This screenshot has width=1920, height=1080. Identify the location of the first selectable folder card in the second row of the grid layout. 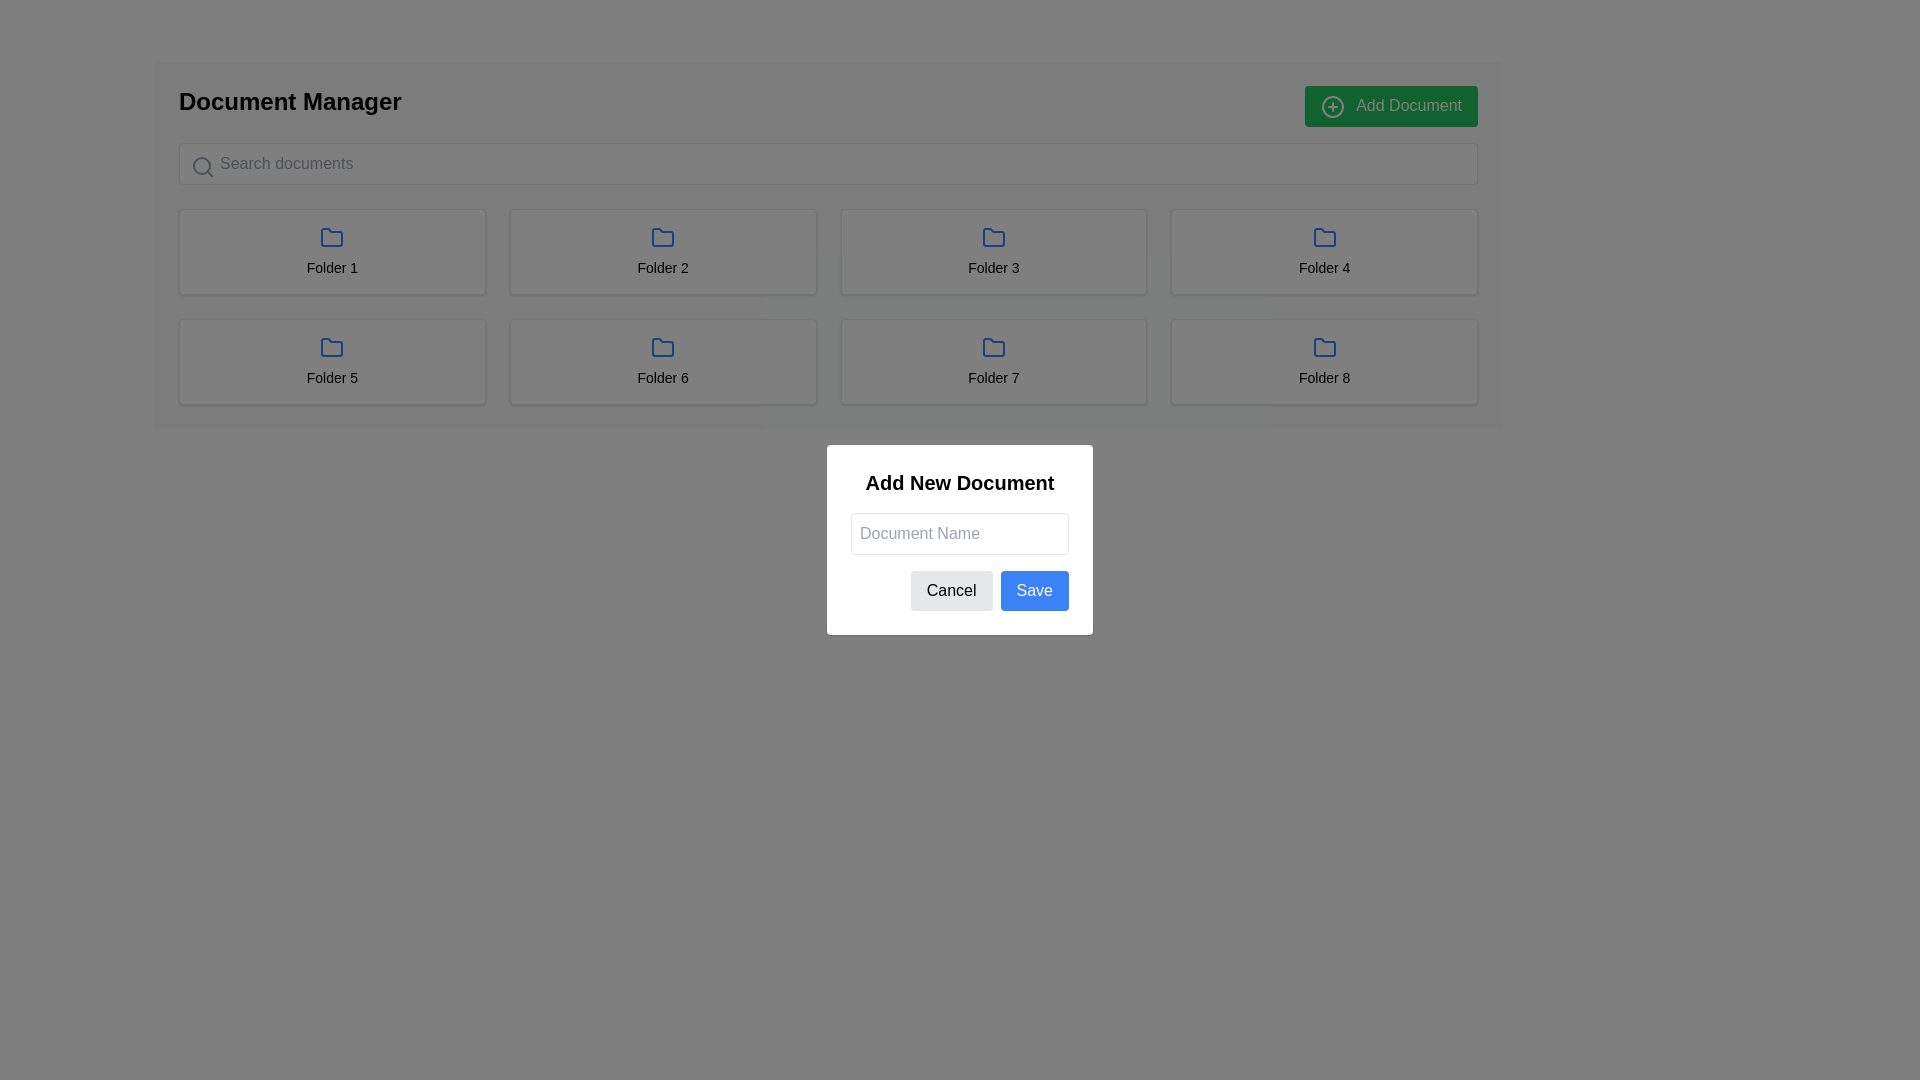
(332, 361).